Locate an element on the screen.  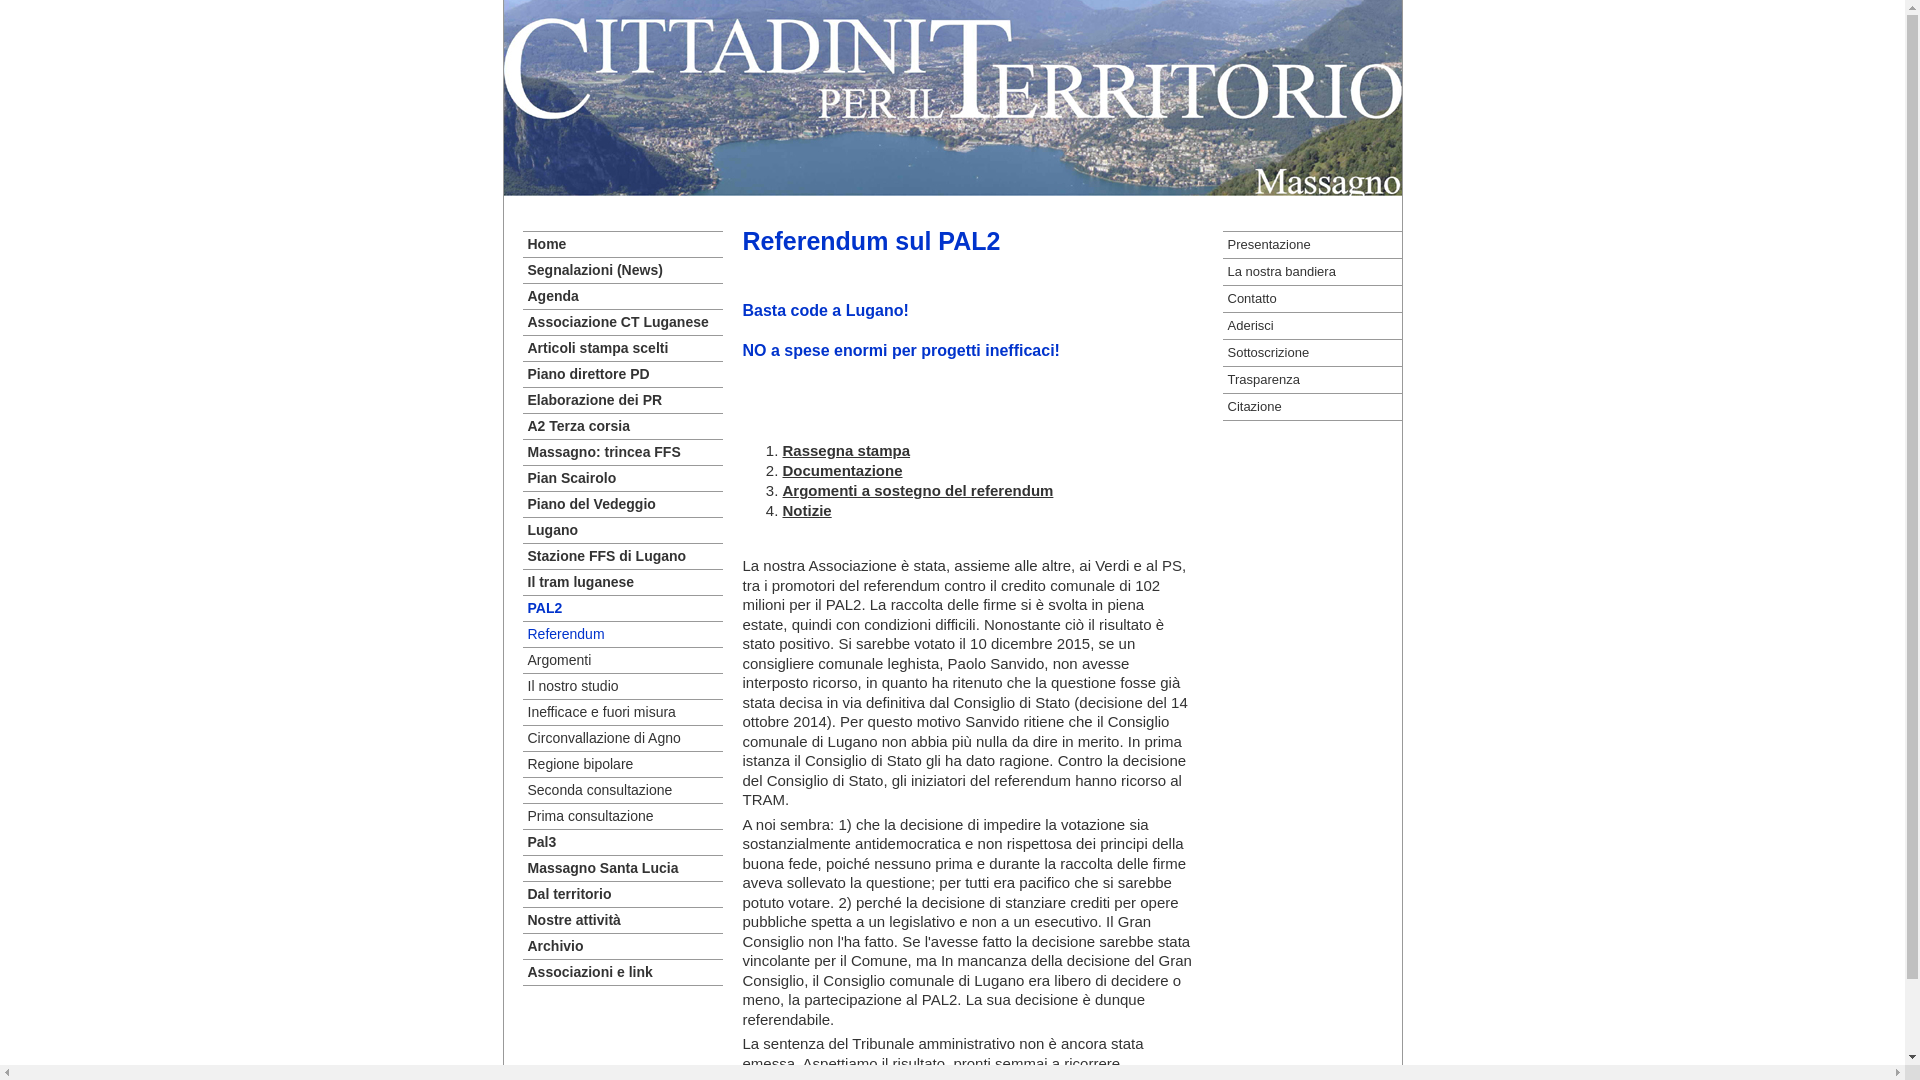
'Aderisci' is located at coordinates (1311, 325).